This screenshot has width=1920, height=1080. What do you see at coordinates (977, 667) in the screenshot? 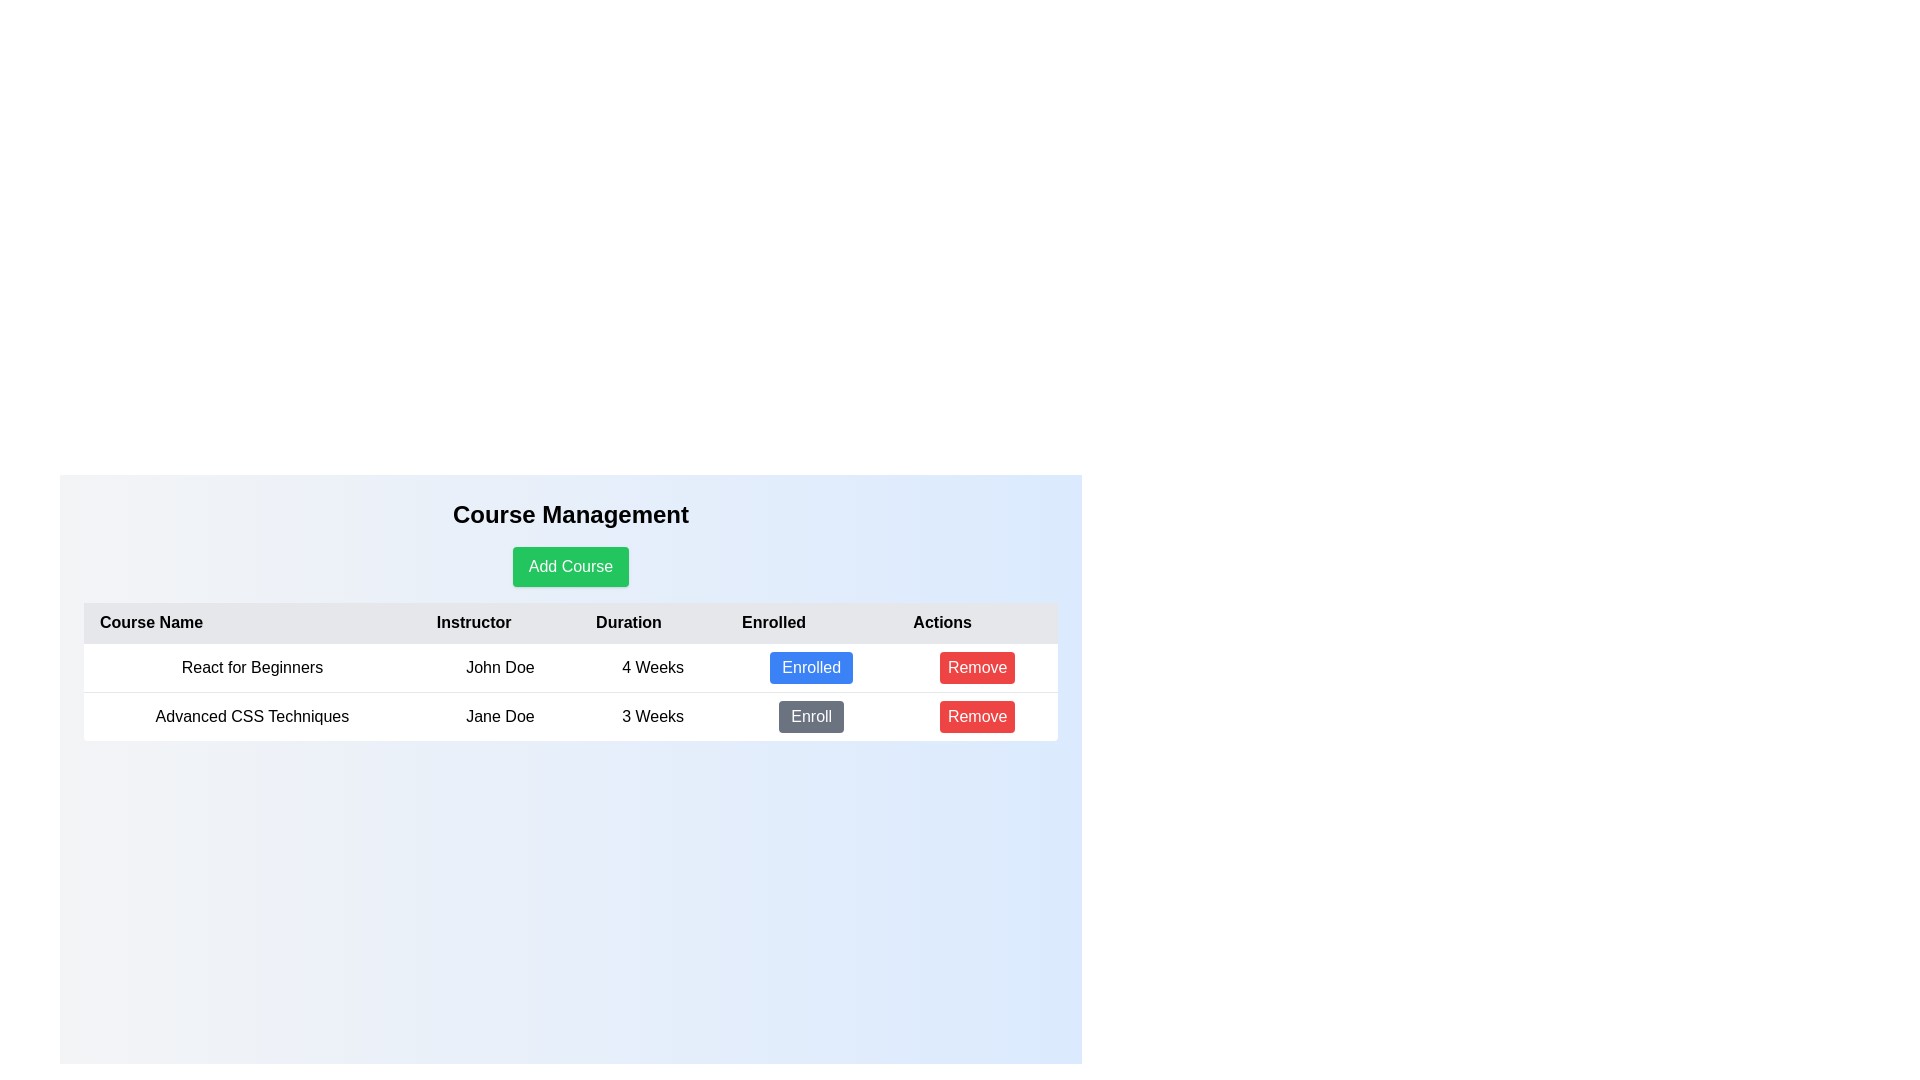
I see `the red 'Remove' button with white bold text that is located in the 'Actions' column of the second row in the table` at bounding box center [977, 667].